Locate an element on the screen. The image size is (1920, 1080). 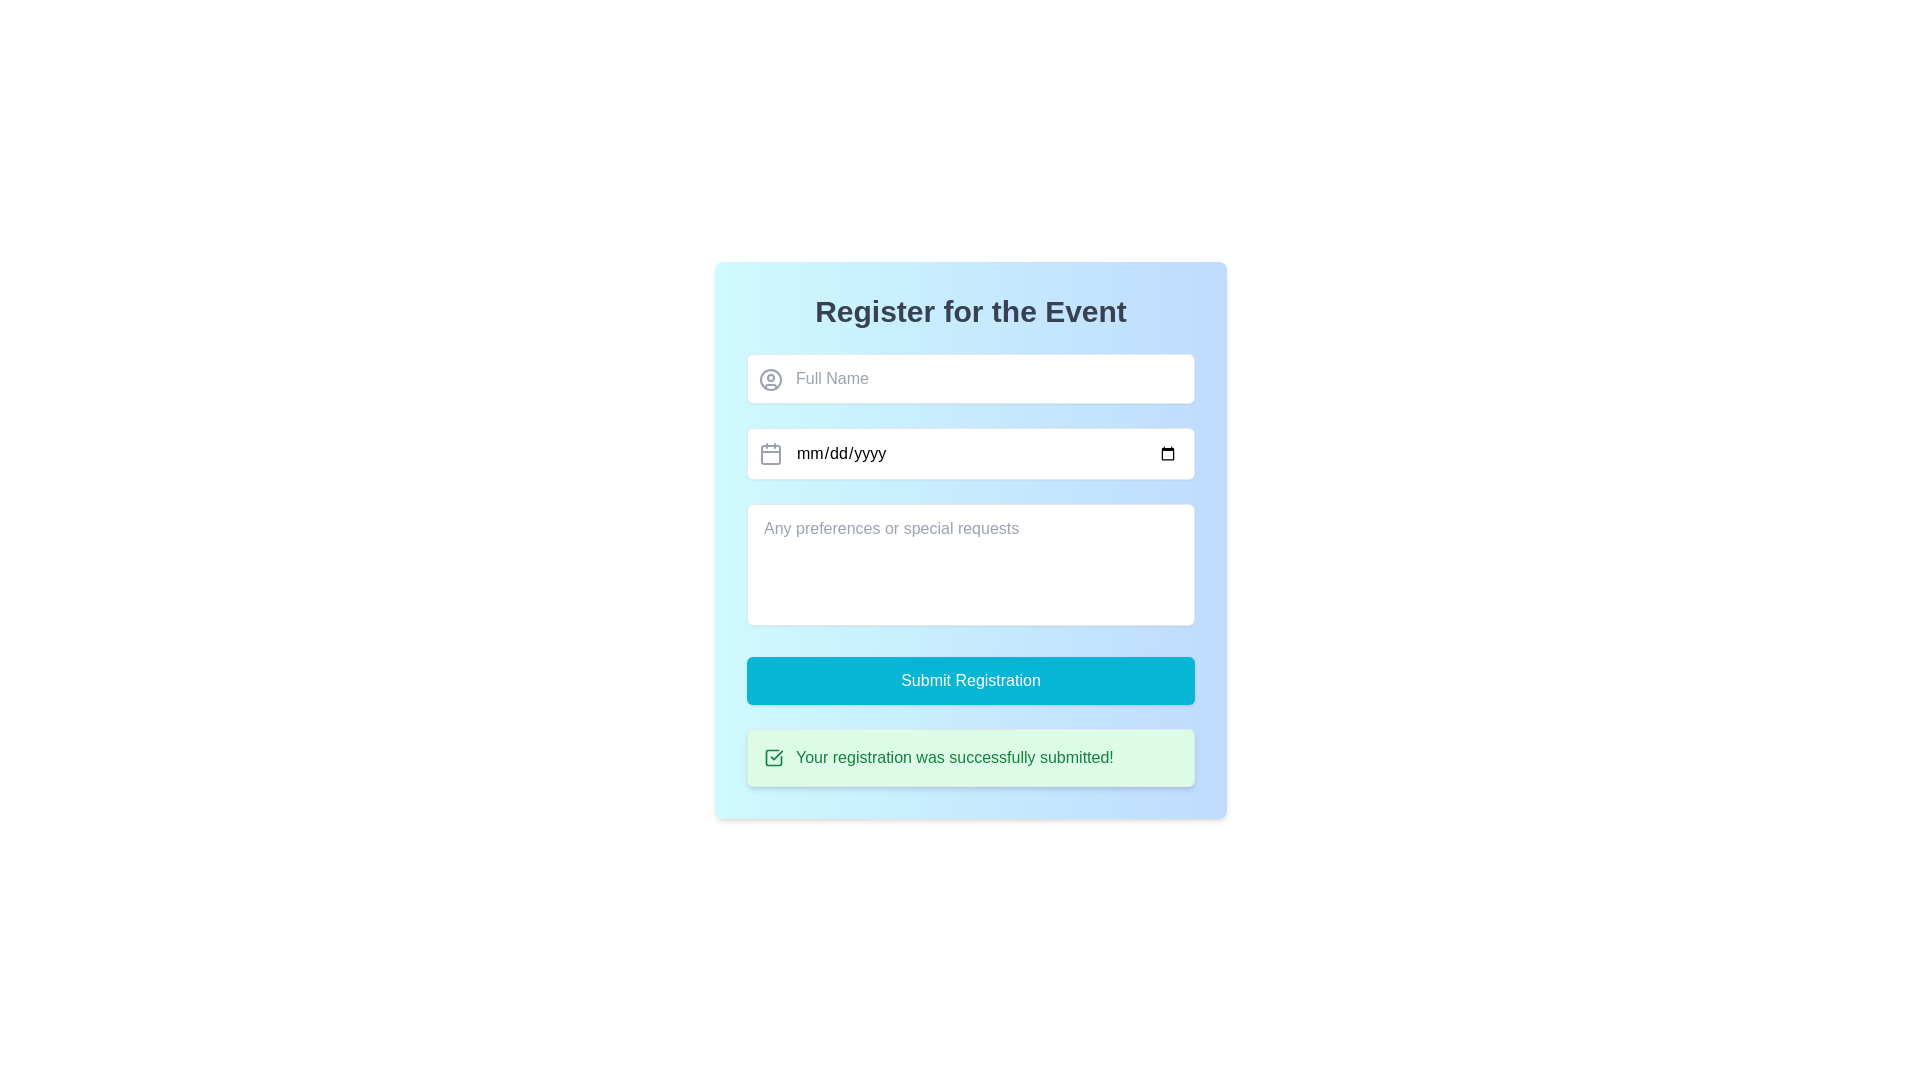
a date using the calendar dropdown from the date input field styled with a border and rounded corners, positioned below the 'Full Name' input field is located at coordinates (970, 454).